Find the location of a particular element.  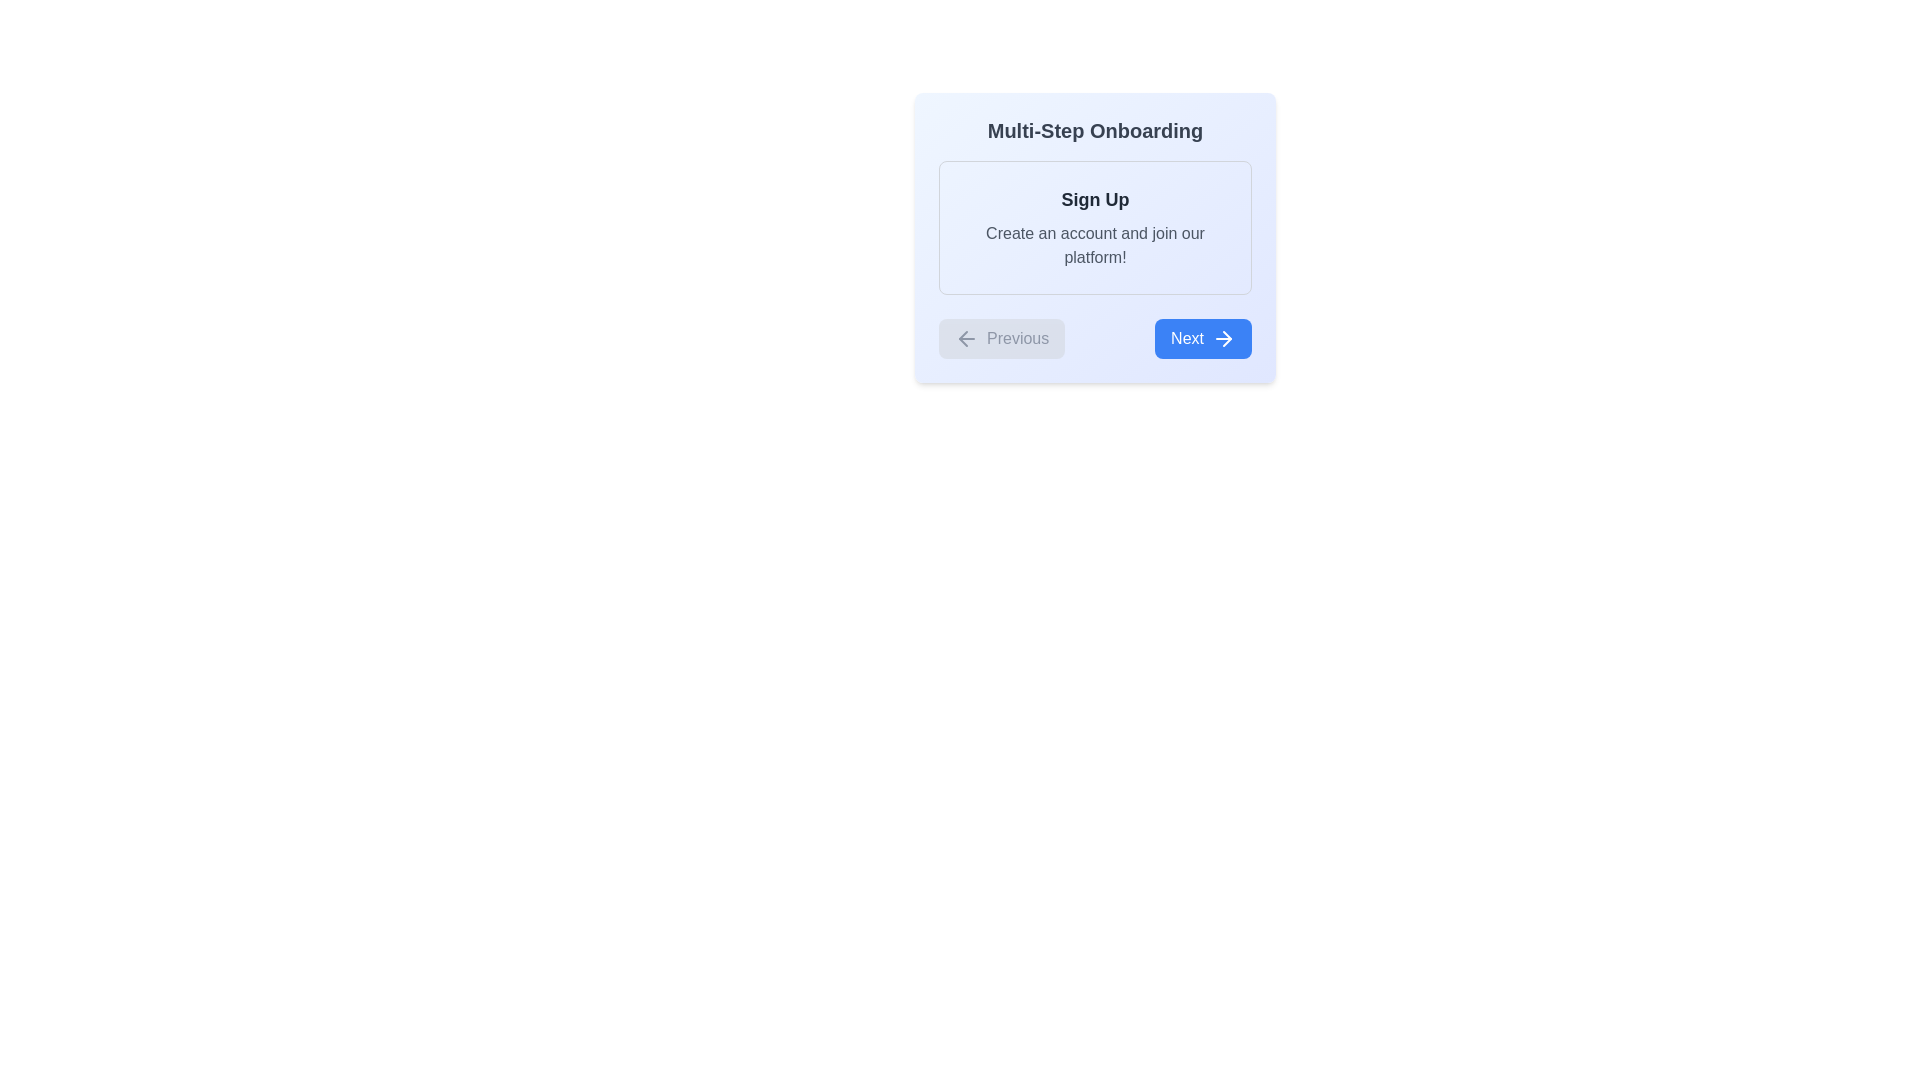

the blue rectangular button labeled 'Next' with rounded corners is located at coordinates (1202, 338).